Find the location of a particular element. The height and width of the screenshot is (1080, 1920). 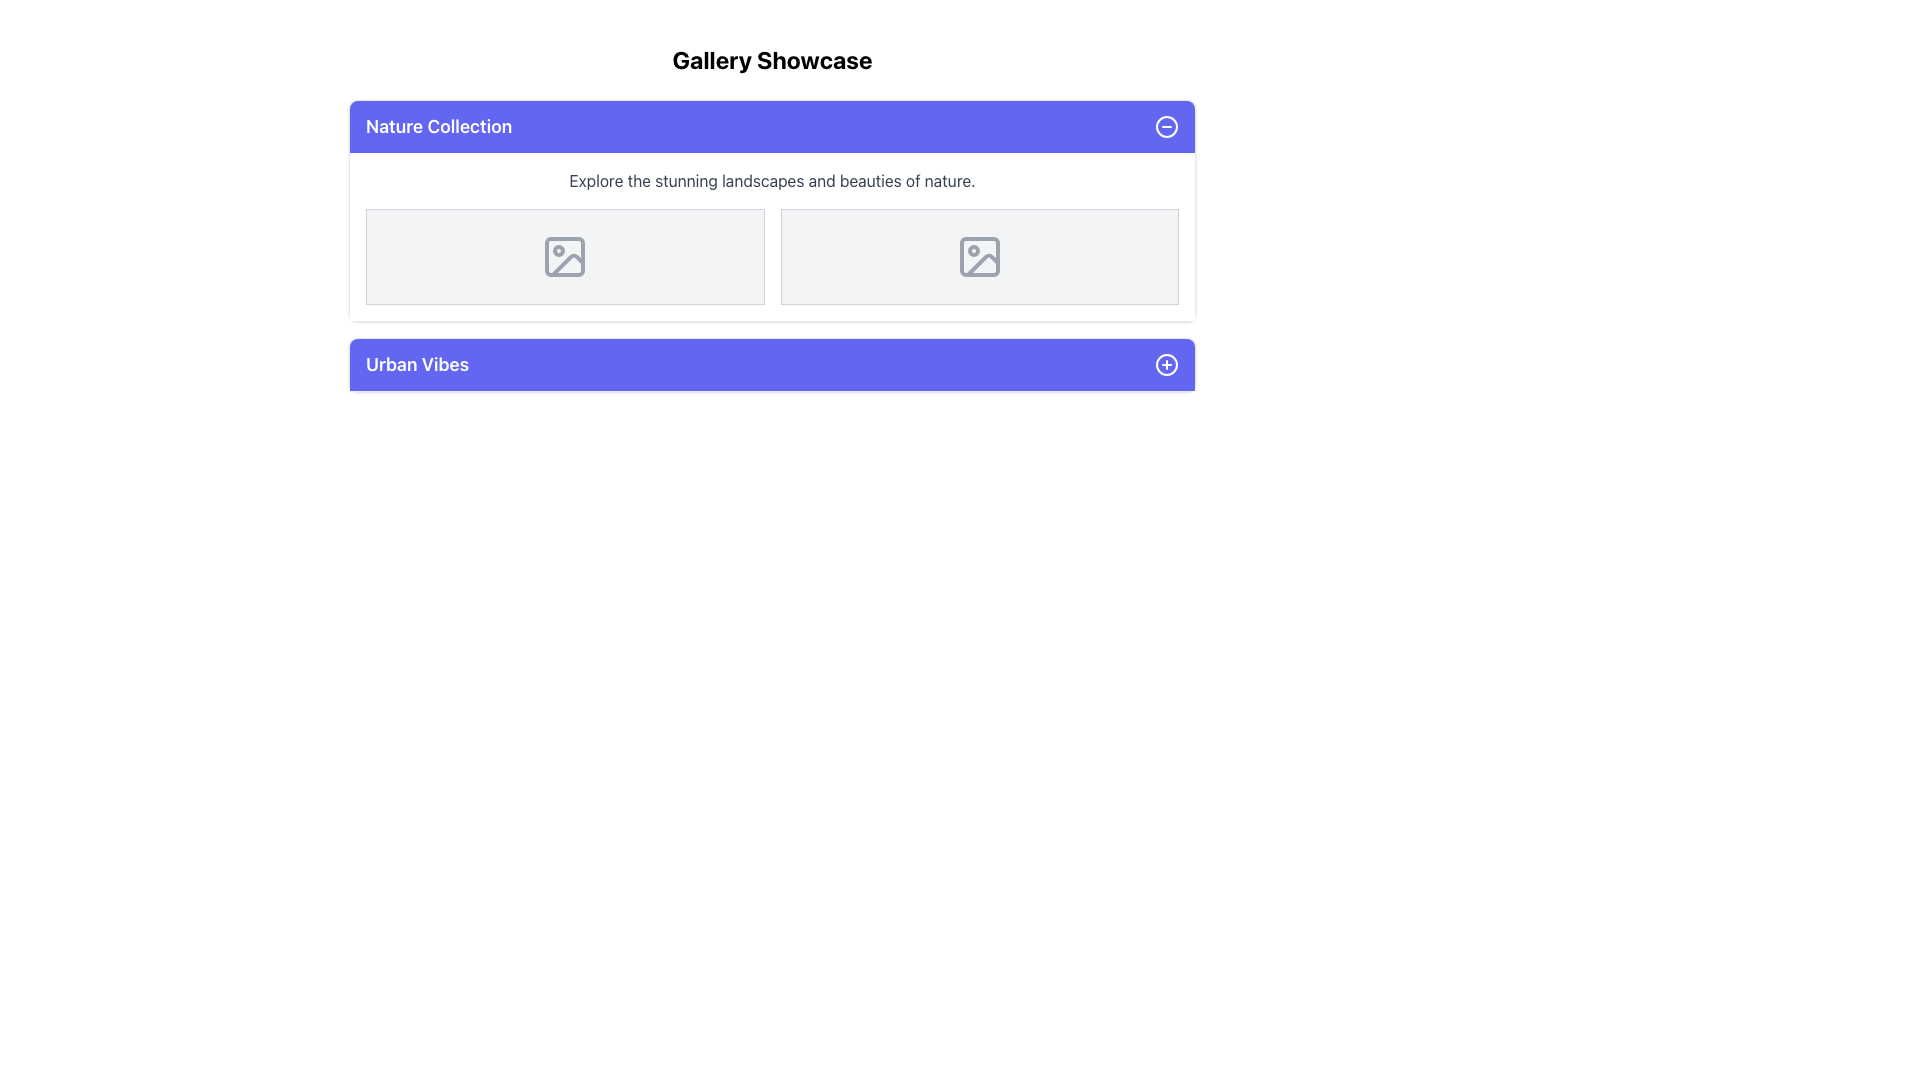

the image placeholder in the 'Nature Collection' card is located at coordinates (979, 256).